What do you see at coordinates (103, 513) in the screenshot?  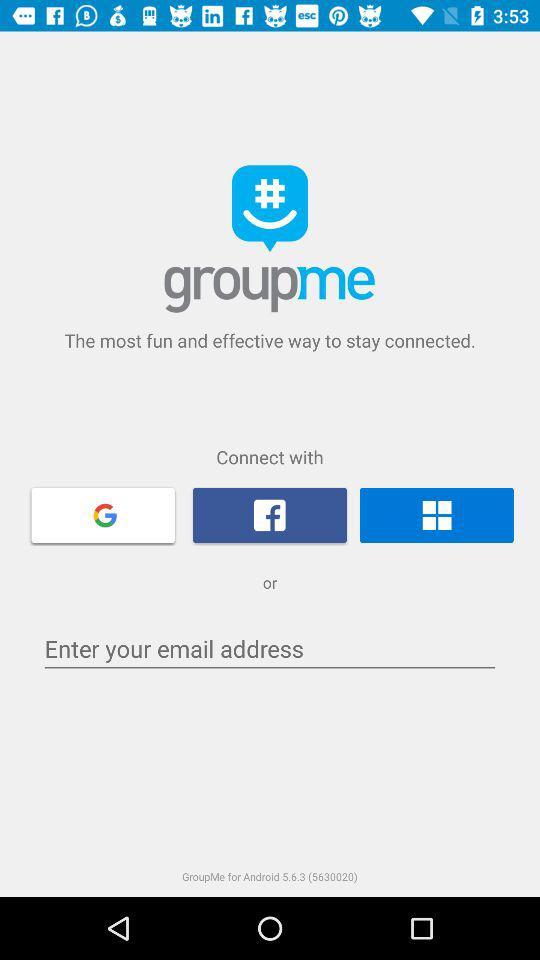 I see `google account` at bounding box center [103, 513].